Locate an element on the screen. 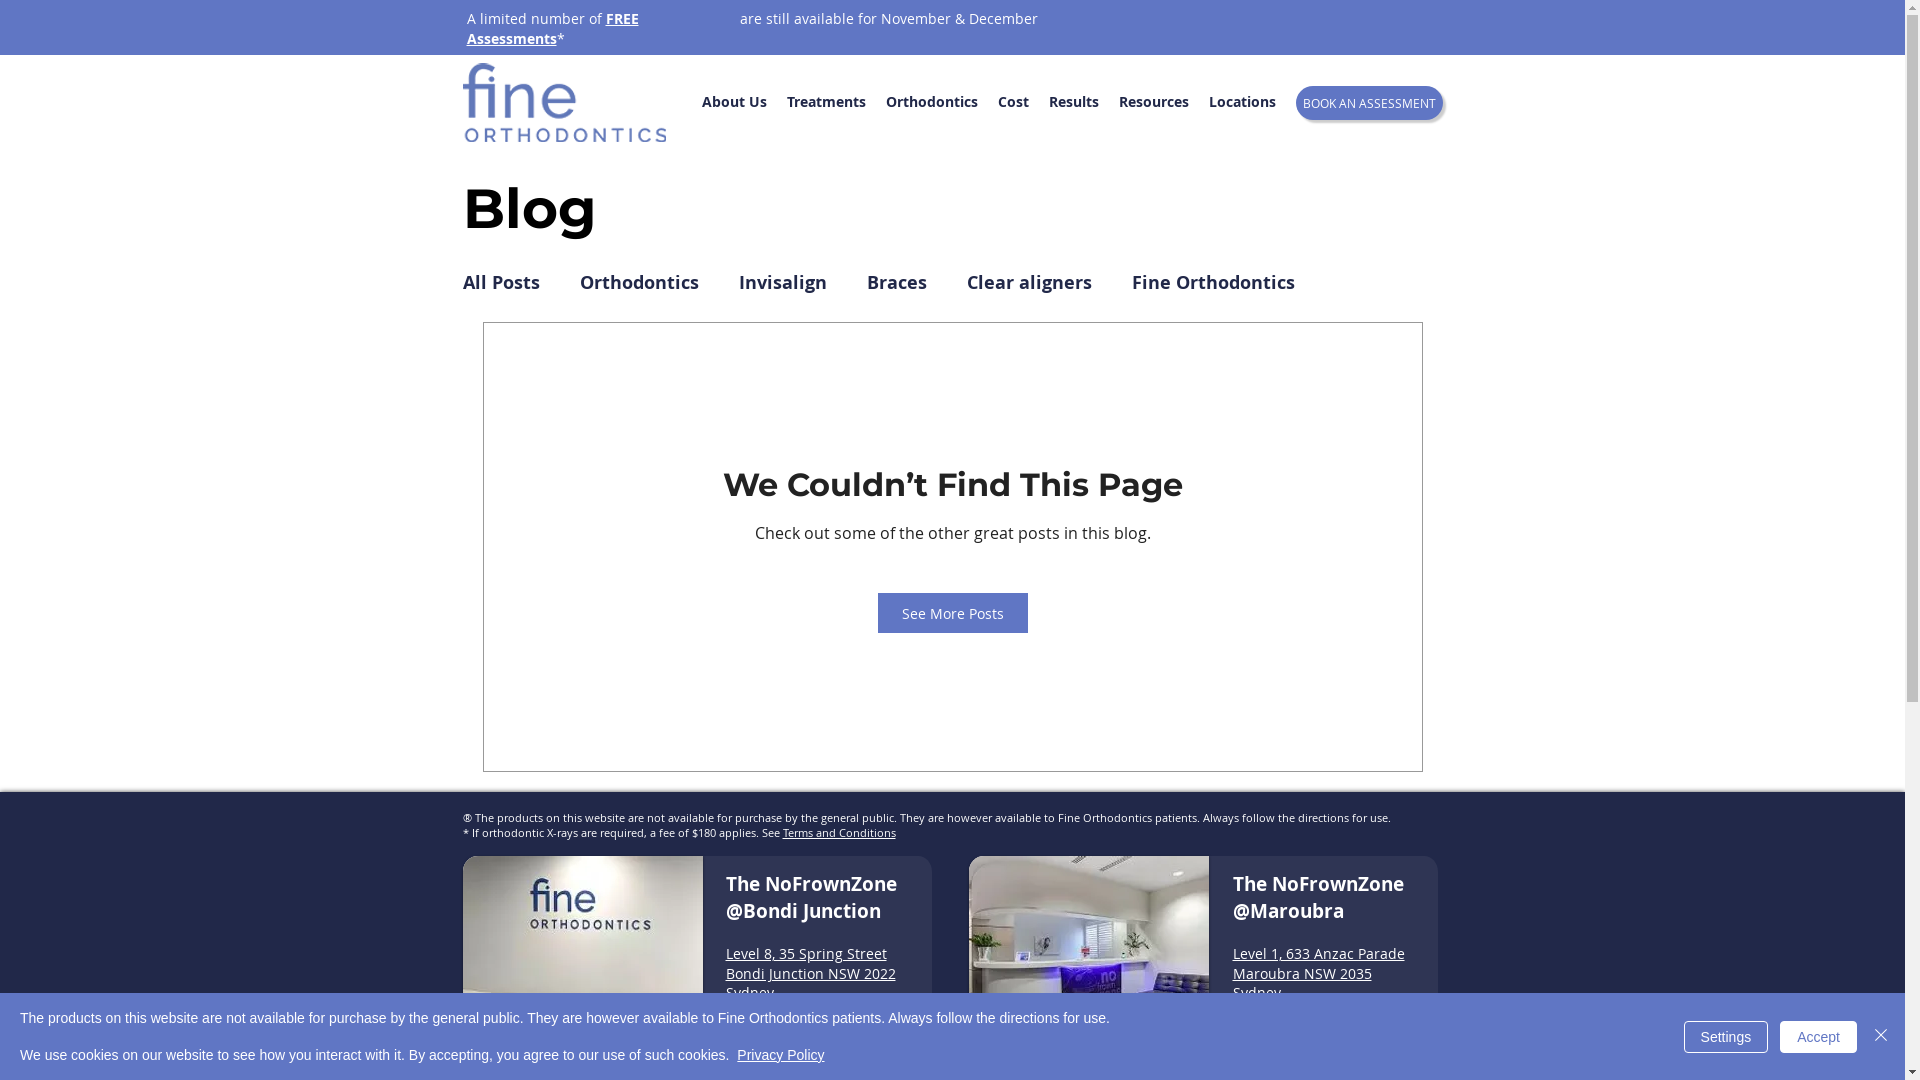 This screenshot has width=1920, height=1080. 'Level 8, 35 Spring Street is located at coordinates (811, 971).